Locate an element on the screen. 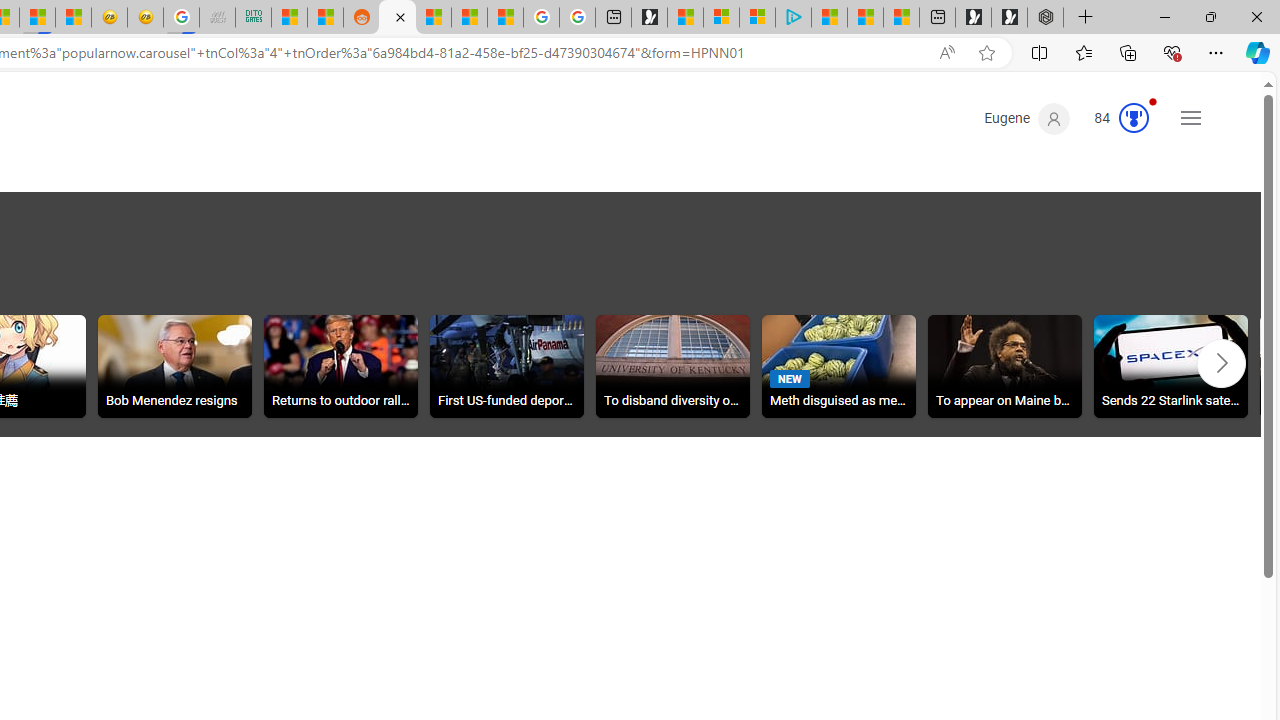  'First US-funded deportation' is located at coordinates (506, 366).